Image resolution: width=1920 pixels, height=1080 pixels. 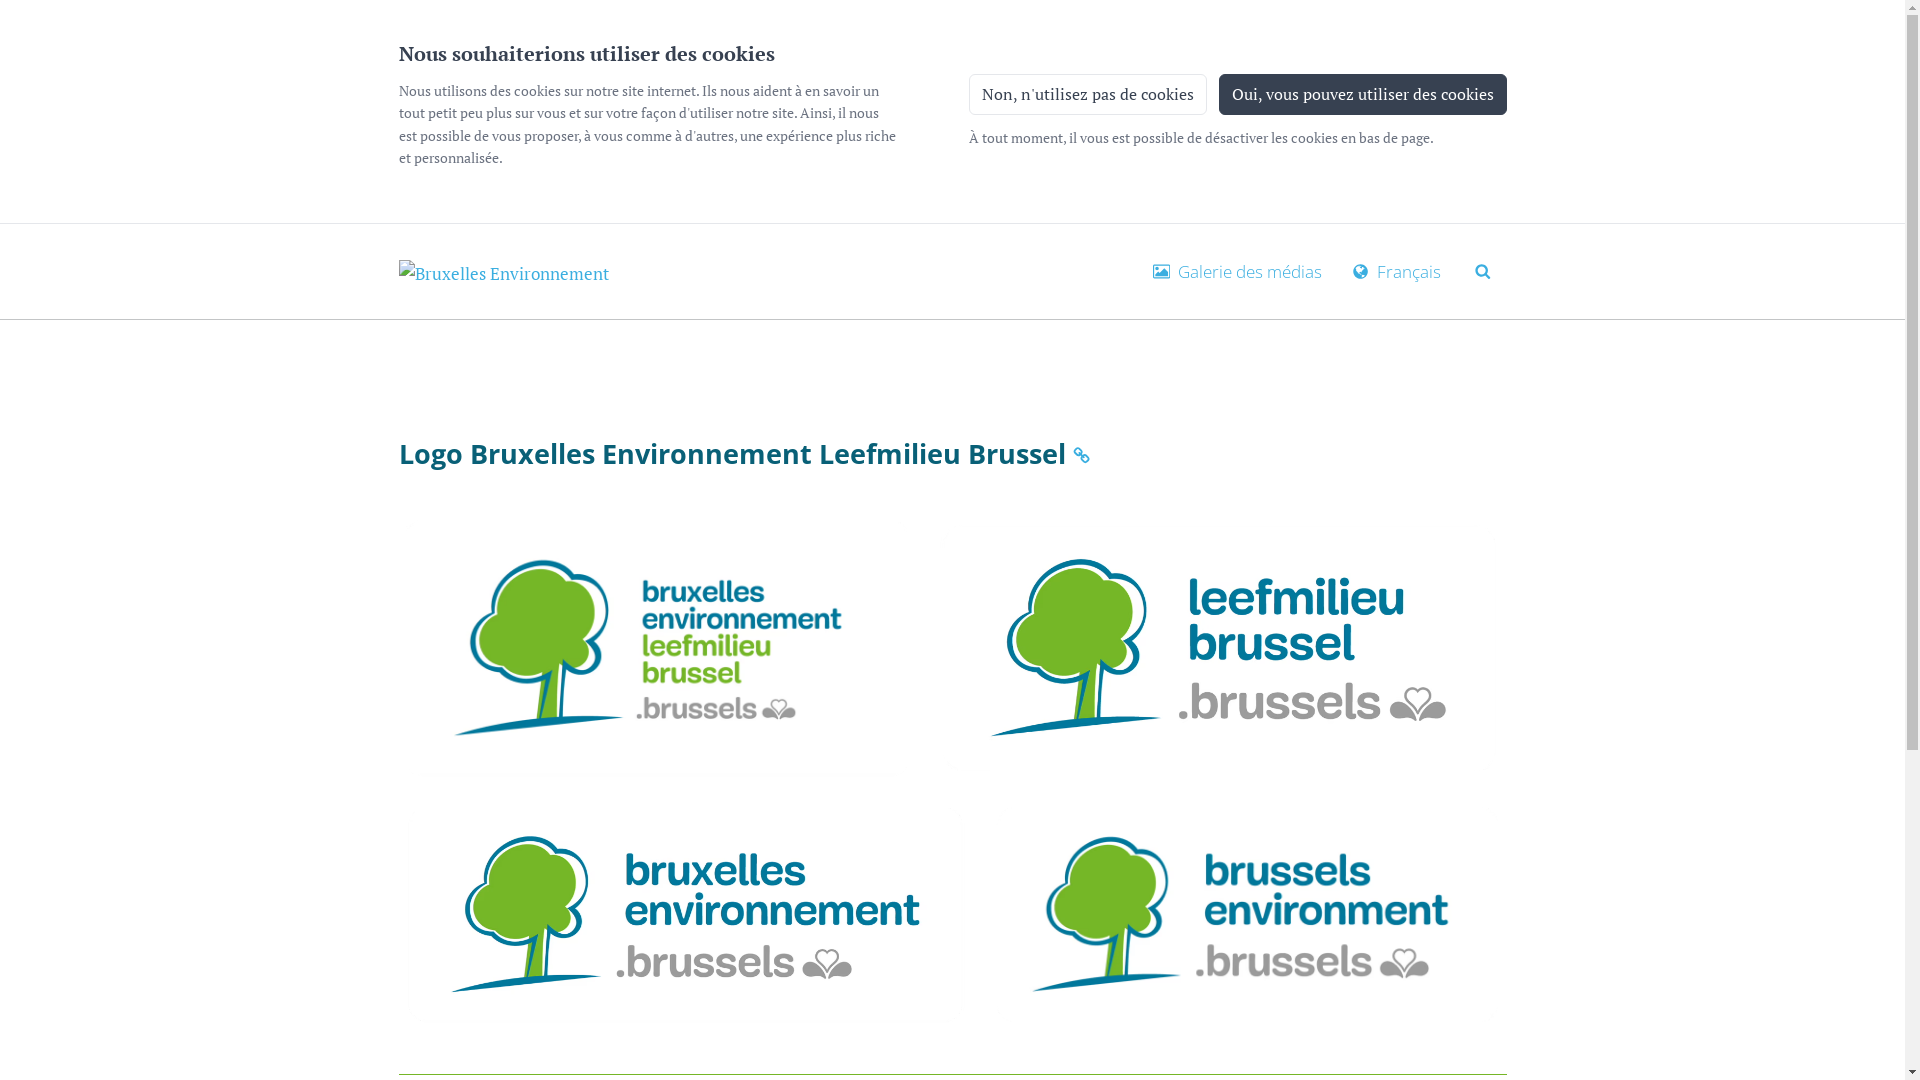 What do you see at coordinates (1483, 268) in the screenshot?
I see `'Rechercher dans la salle de presse'` at bounding box center [1483, 268].